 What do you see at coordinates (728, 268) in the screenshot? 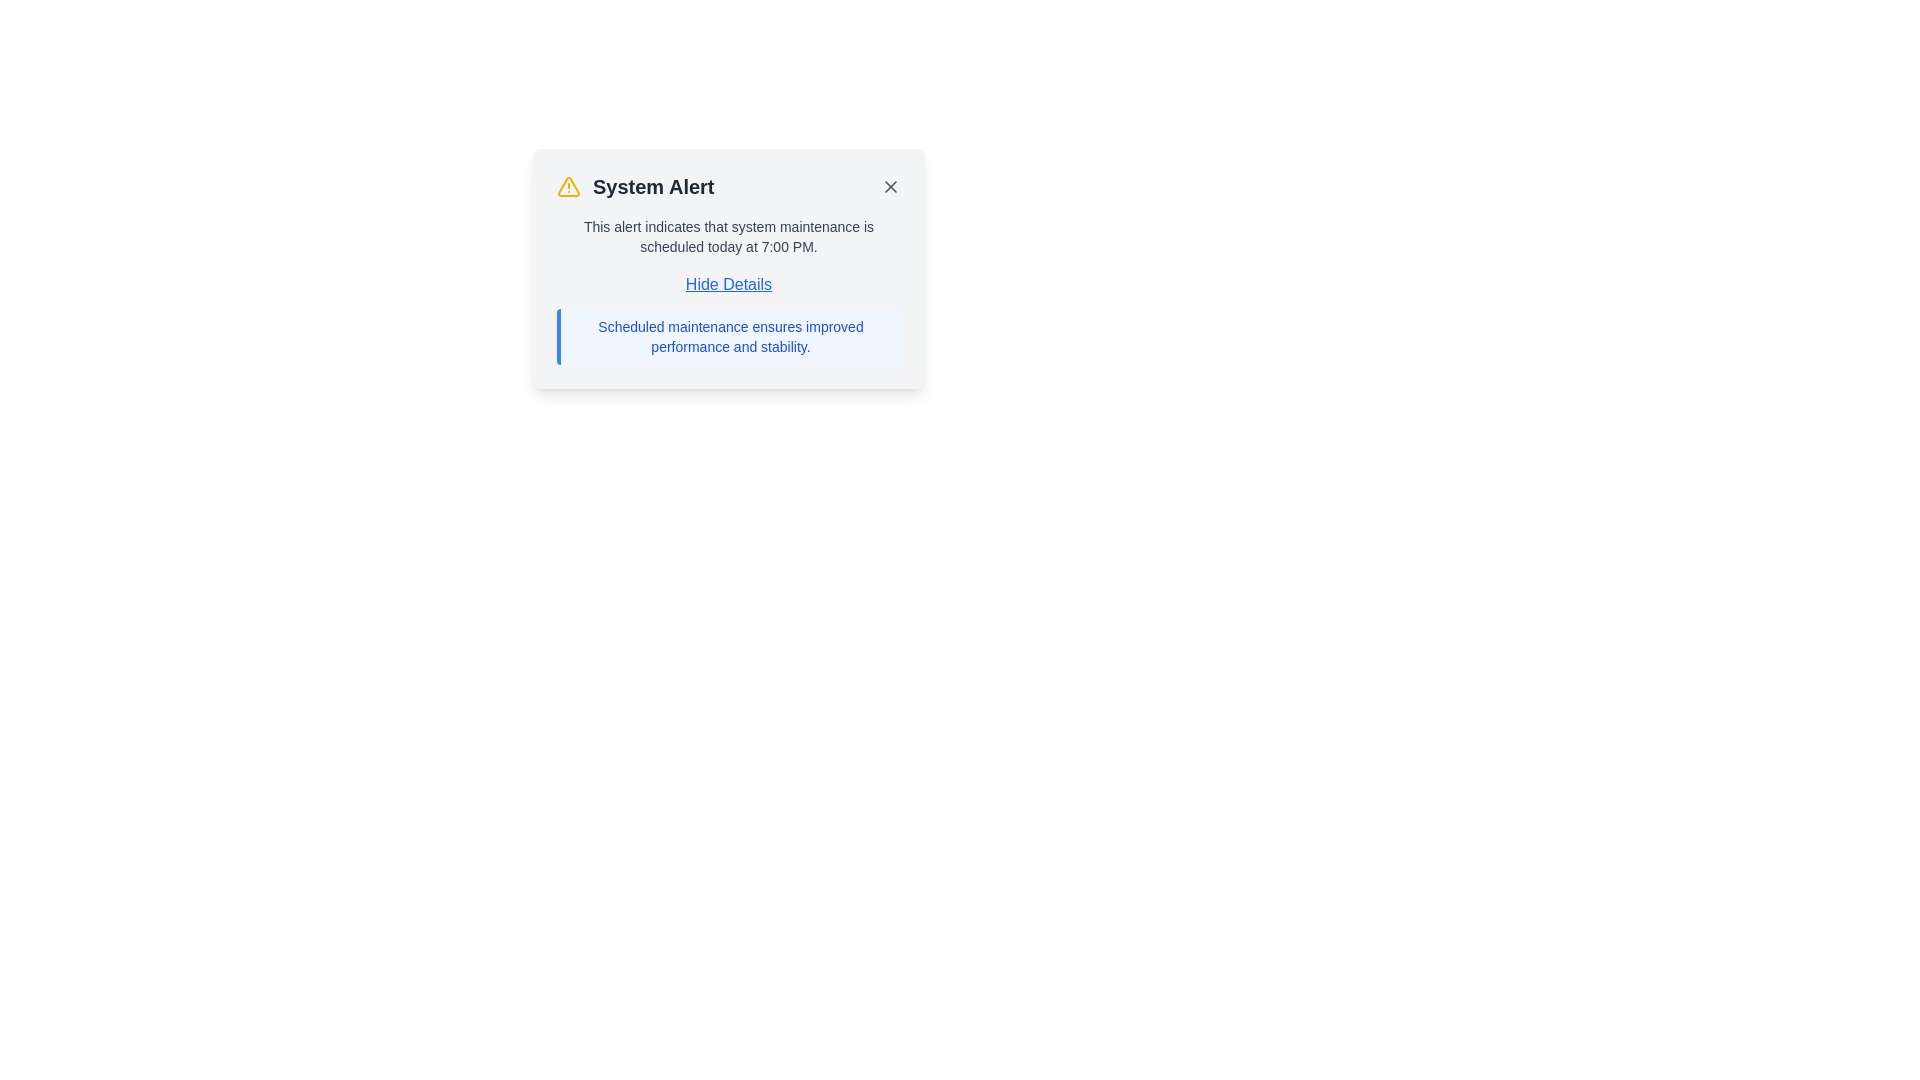
I see `the 'Hide Details' link within the notification or alert box` at bounding box center [728, 268].